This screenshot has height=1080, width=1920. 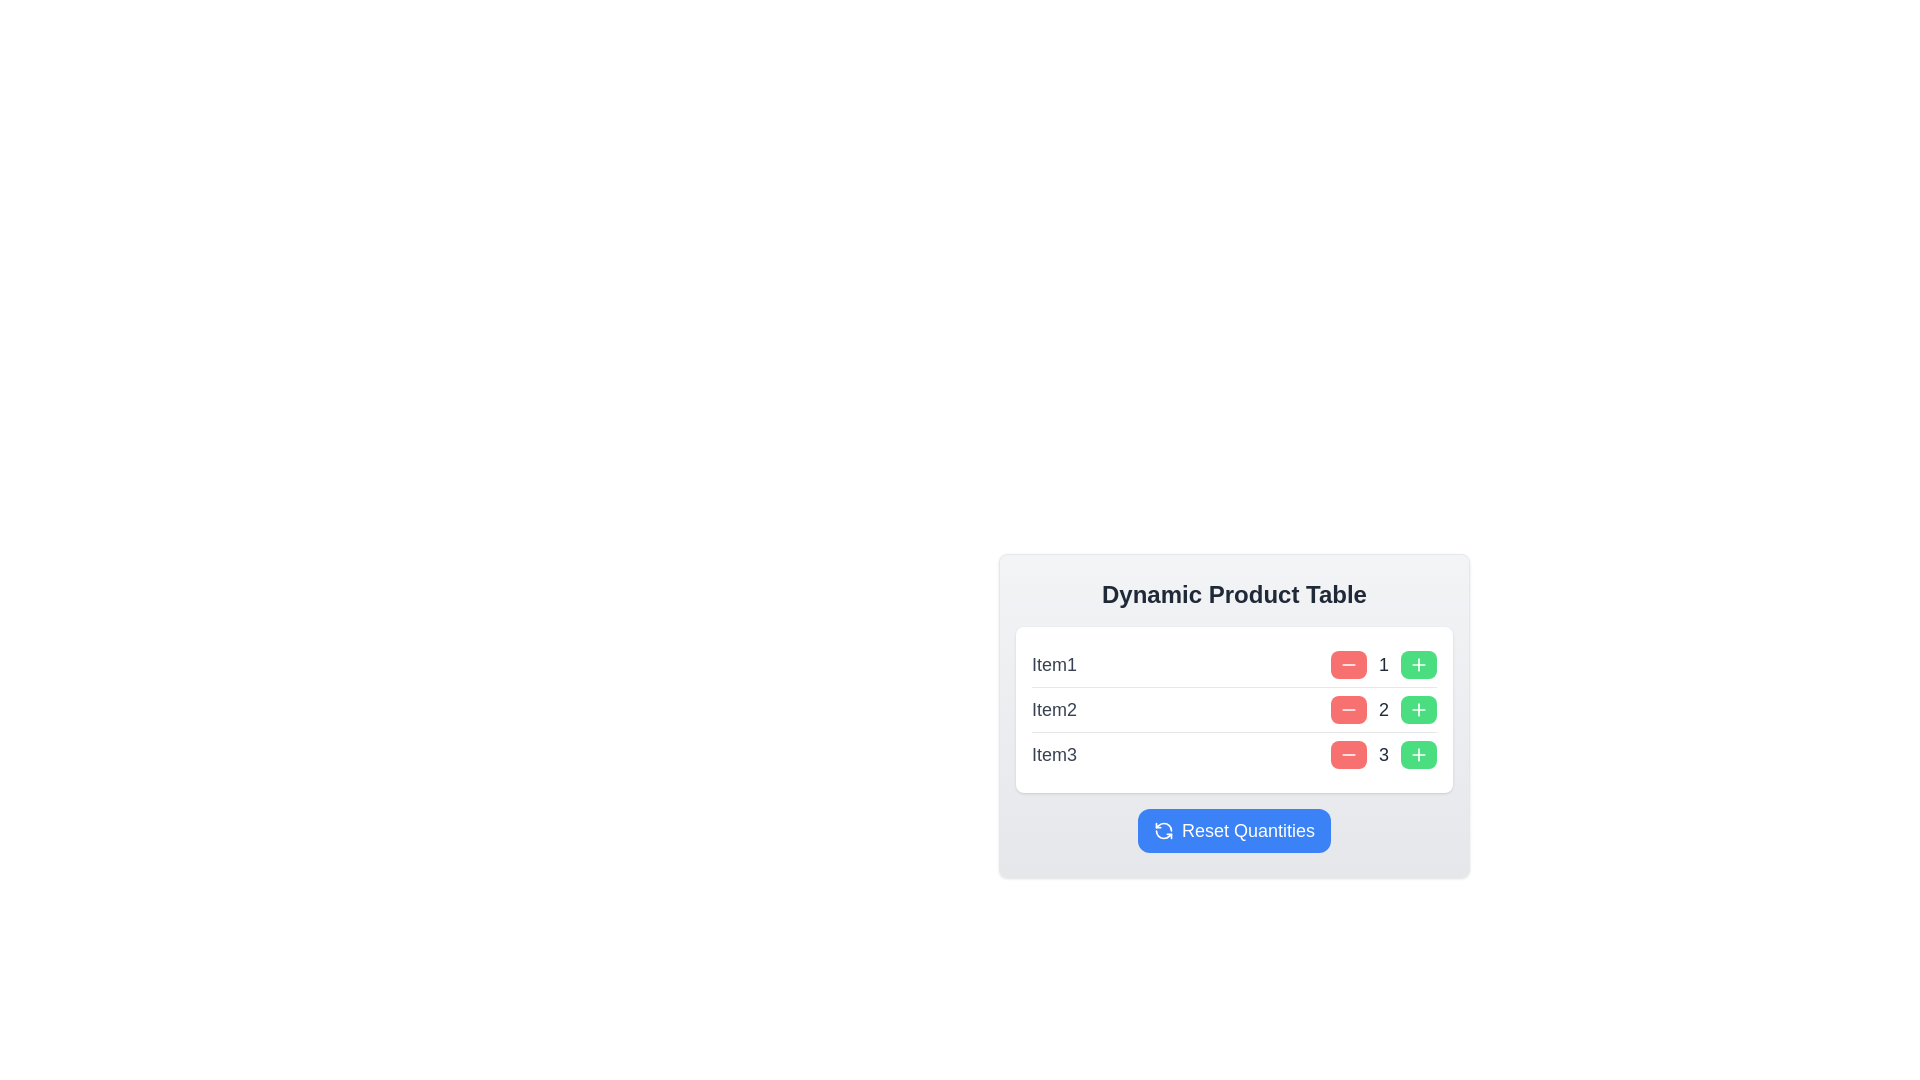 I want to click on the reset button located beneath the 'Dynamic Product Table' to reset the quantities in the table to their default values, so click(x=1233, y=830).